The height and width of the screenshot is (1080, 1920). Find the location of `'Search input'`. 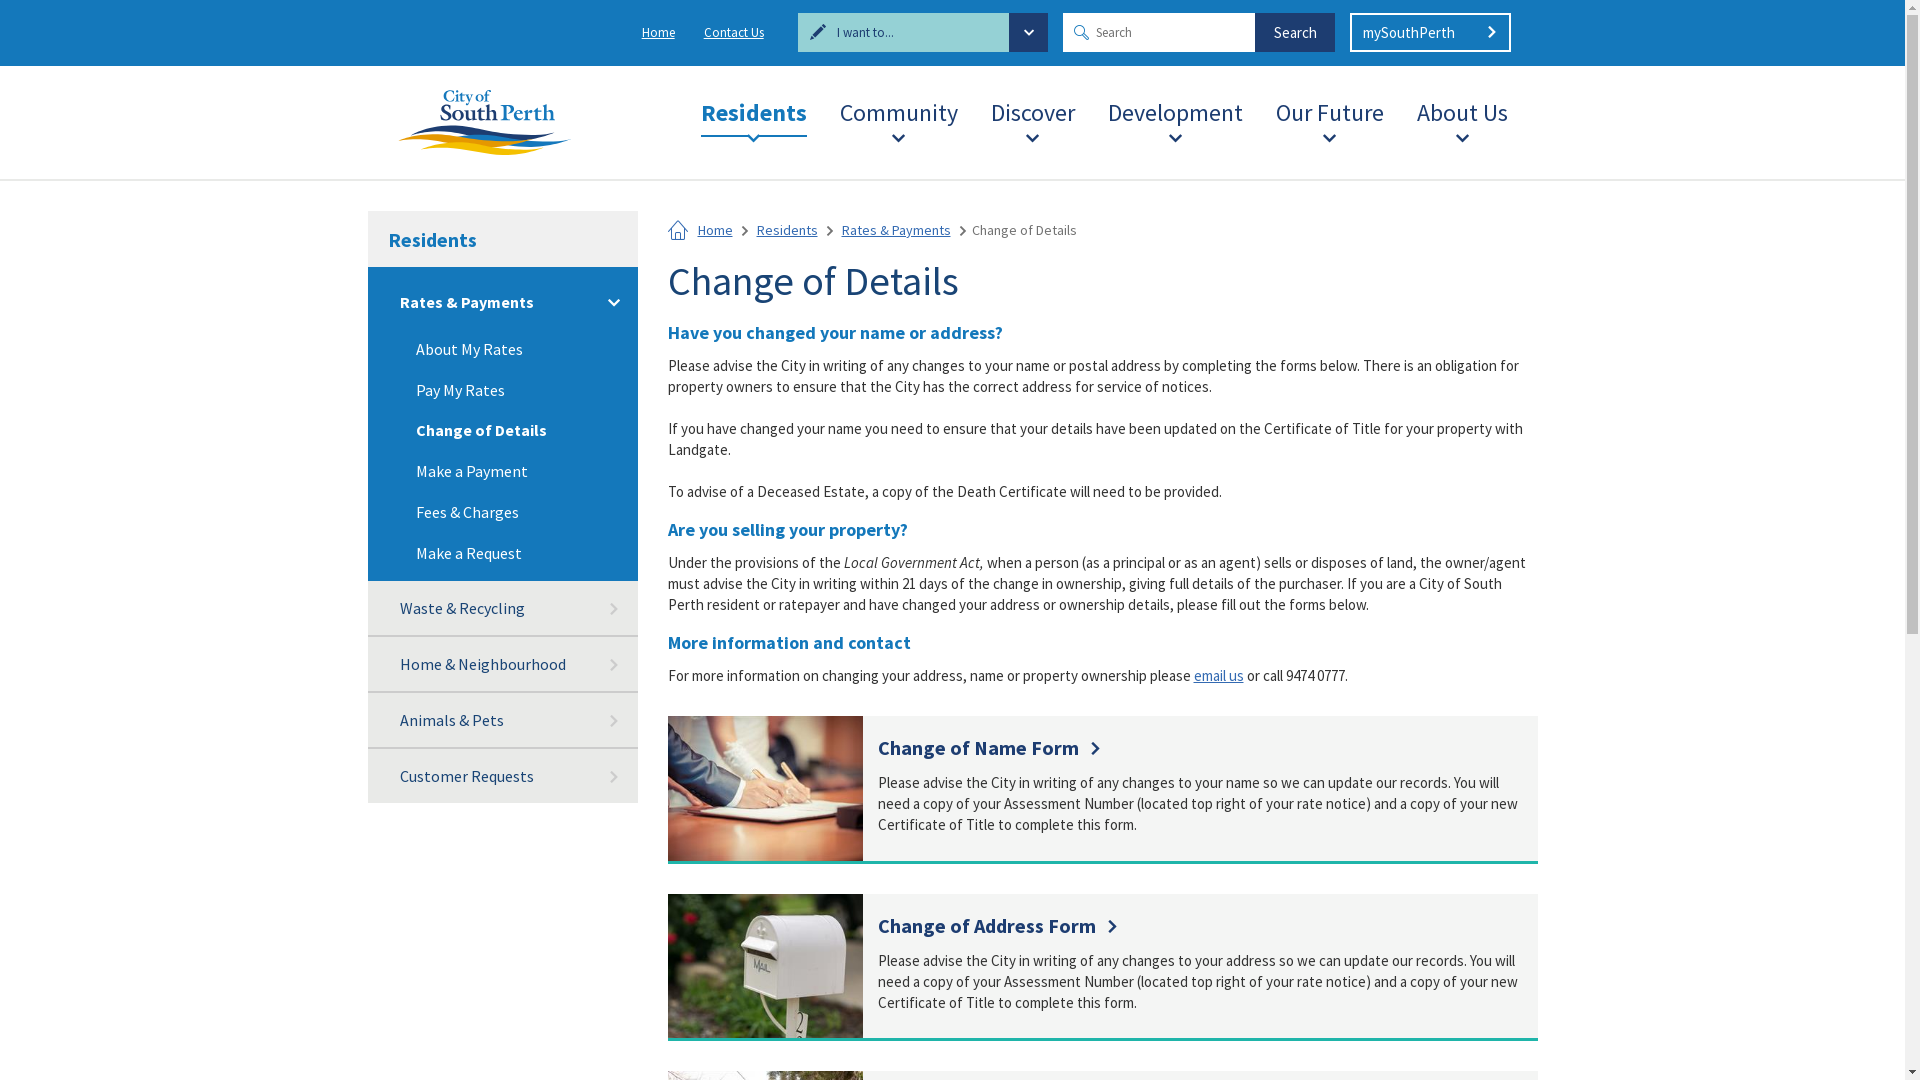

'Search input' is located at coordinates (1199, 32).